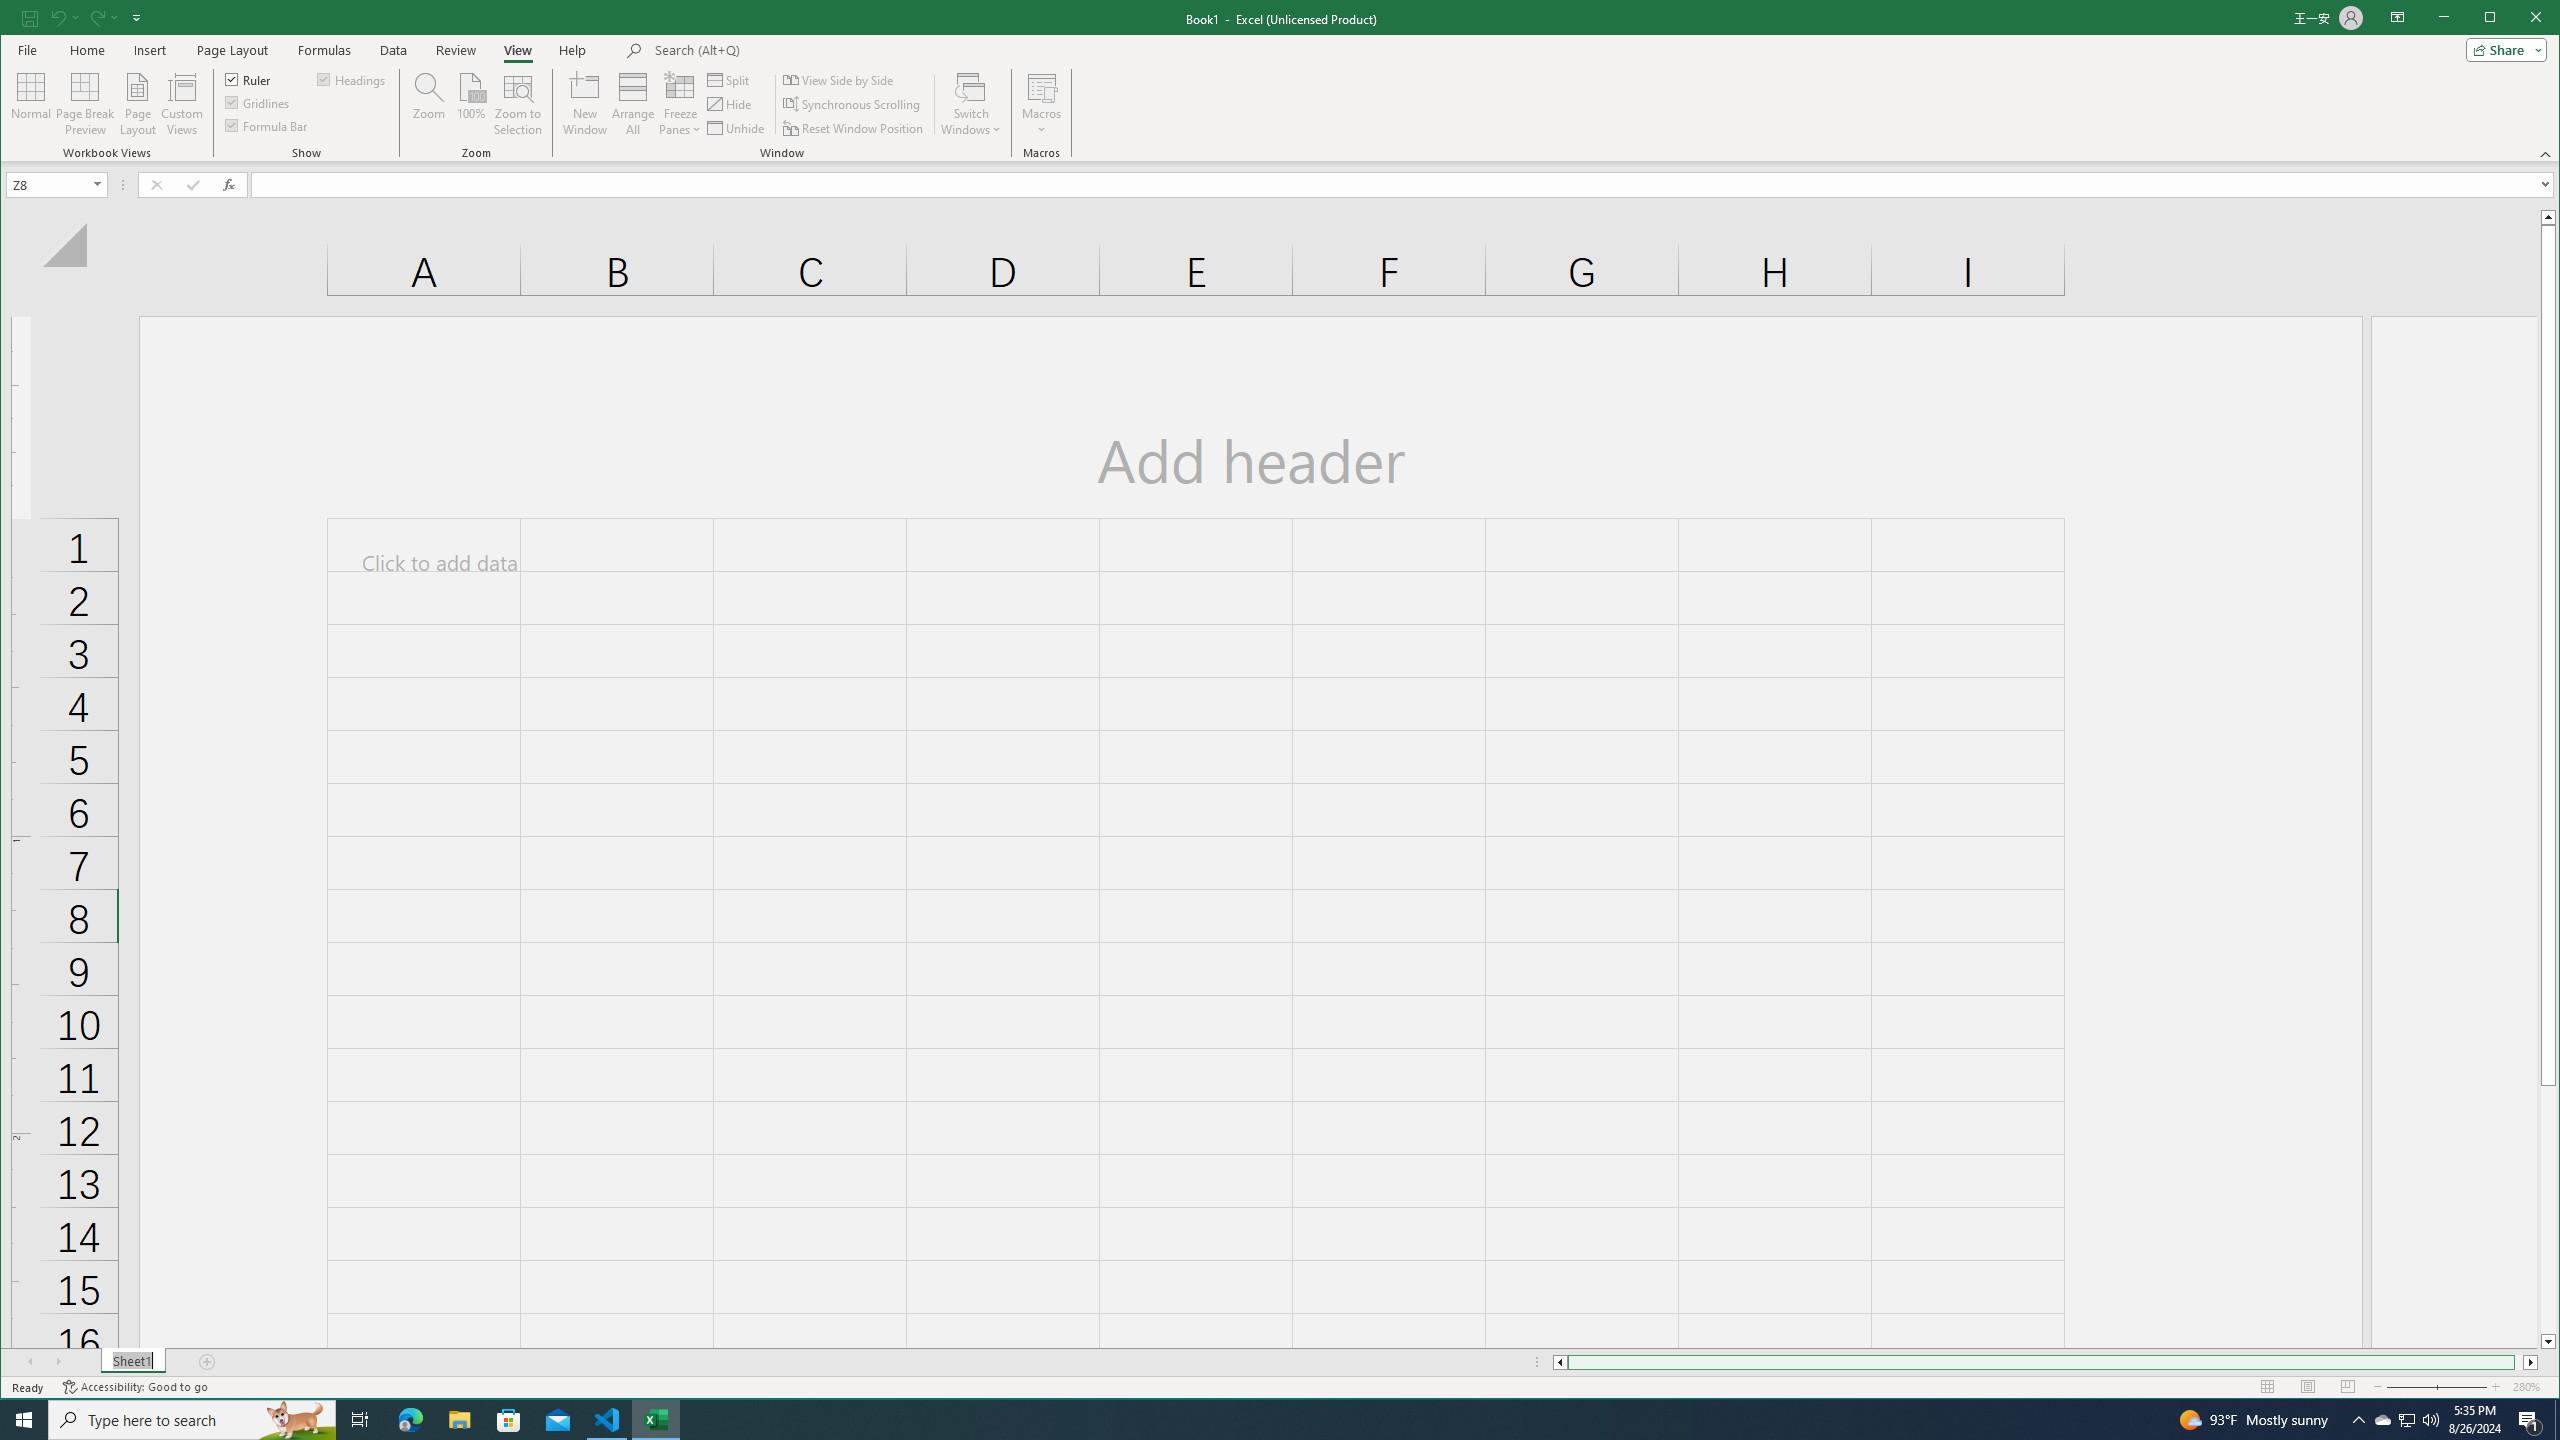 This screenshot has width=2560, height=1440. Describe the element at coordinates (970, 103) in the screenshot. I see `'Switch Windows'` at that location.